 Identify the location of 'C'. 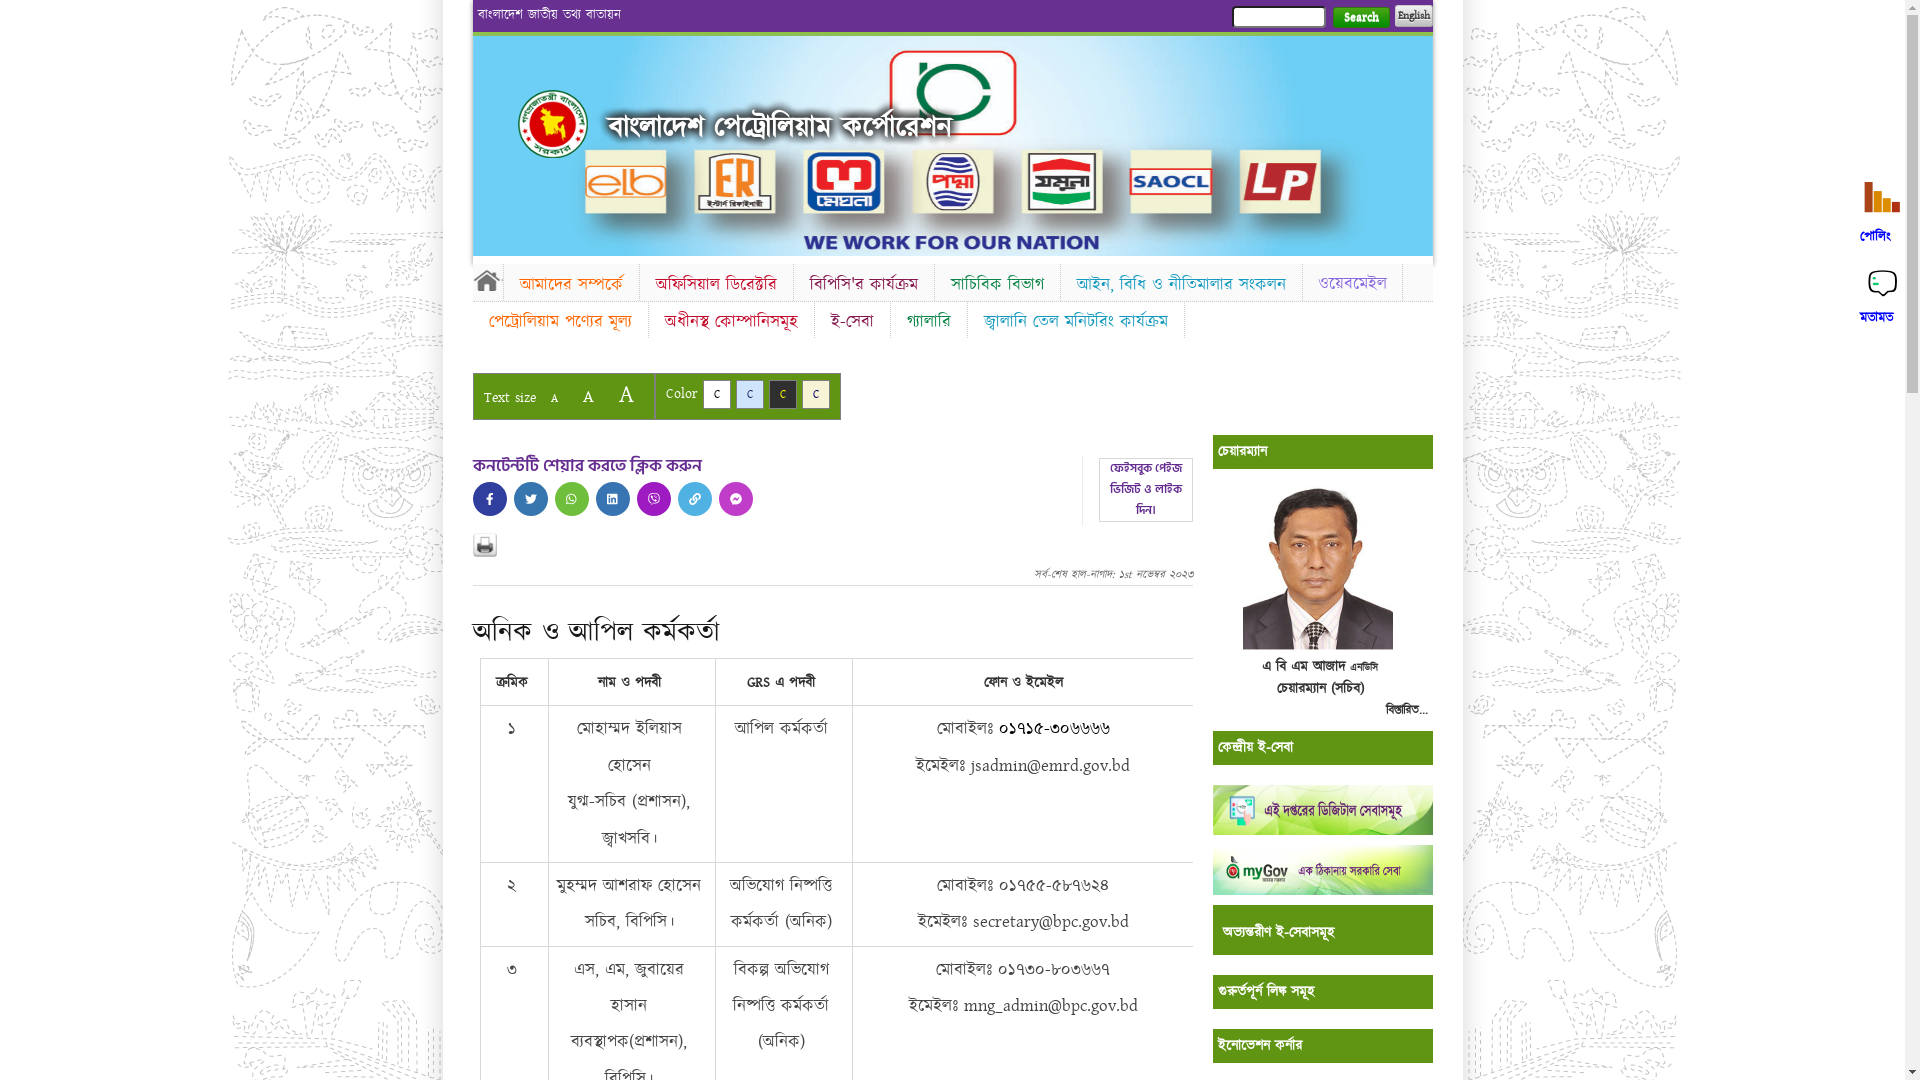
(715, 394).